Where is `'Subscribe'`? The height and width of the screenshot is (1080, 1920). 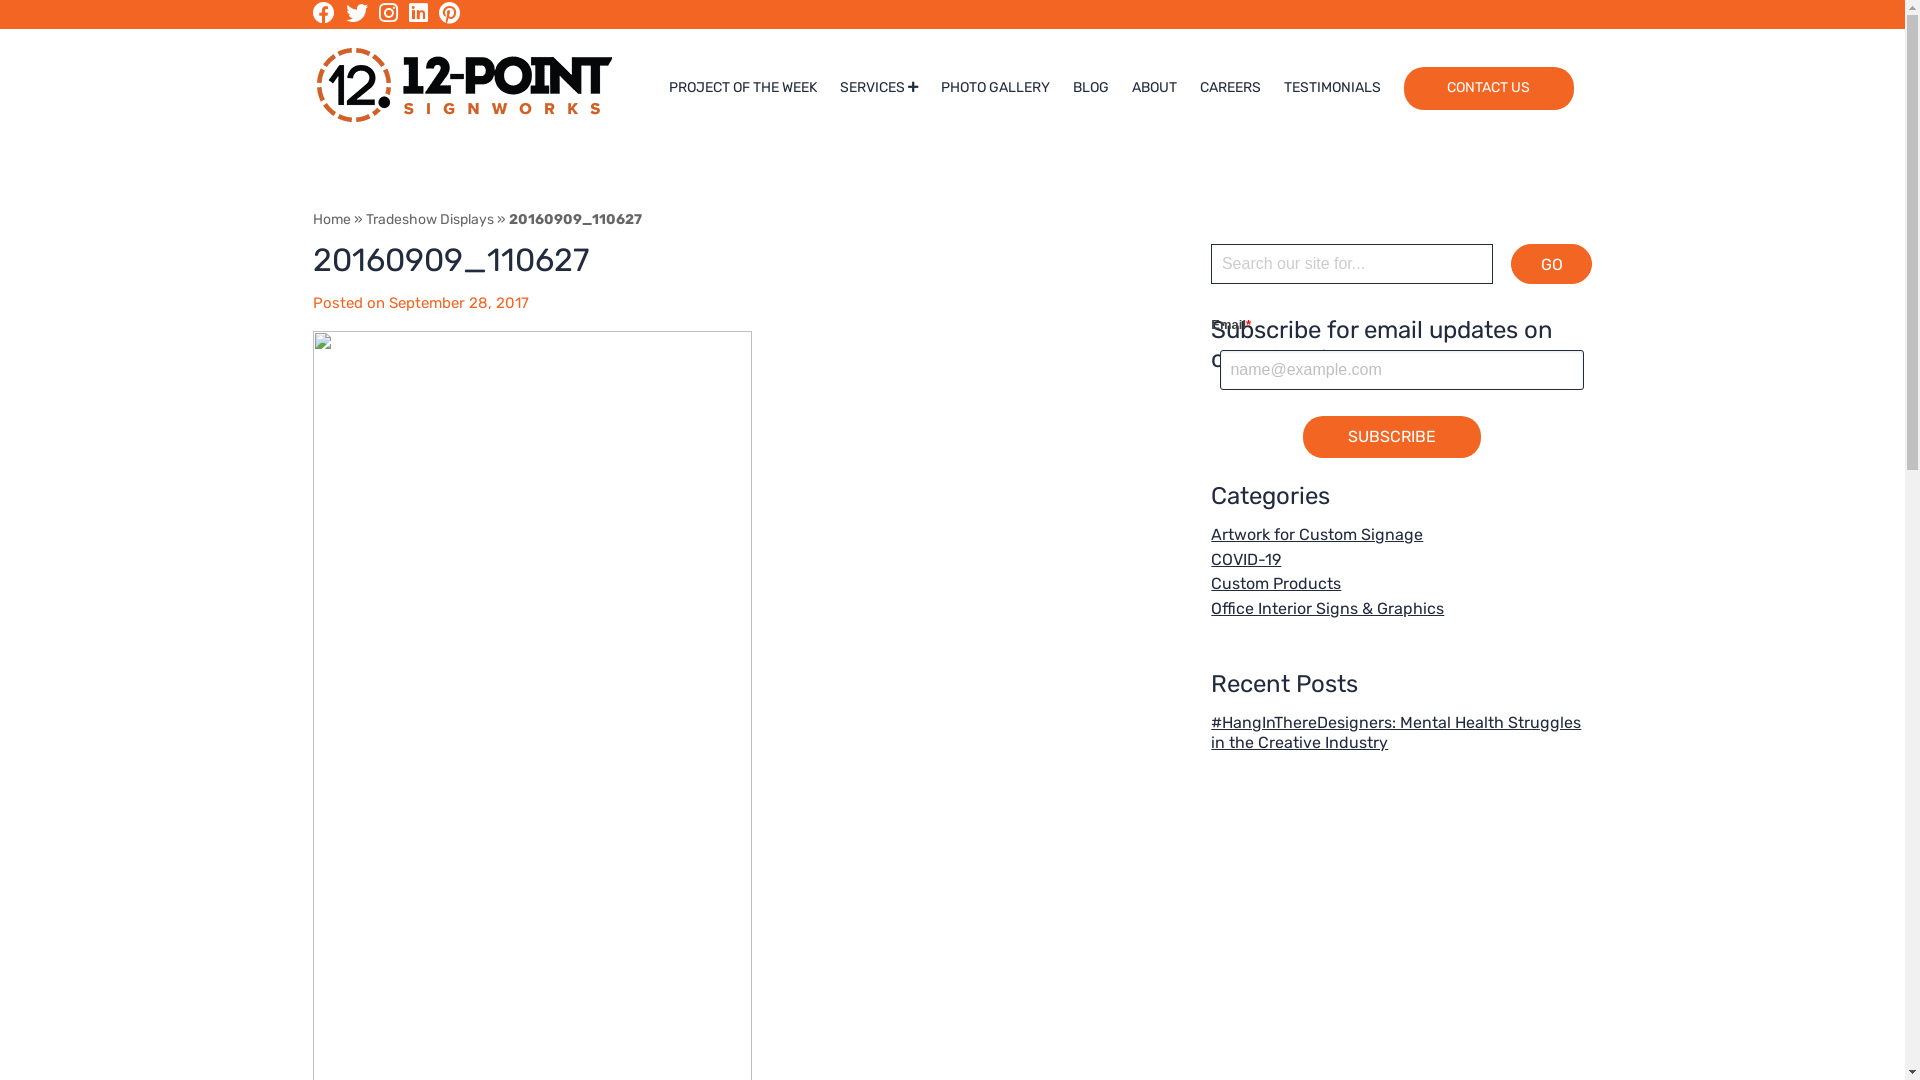 'Subscribe' is located at coordinates (1391, 435).